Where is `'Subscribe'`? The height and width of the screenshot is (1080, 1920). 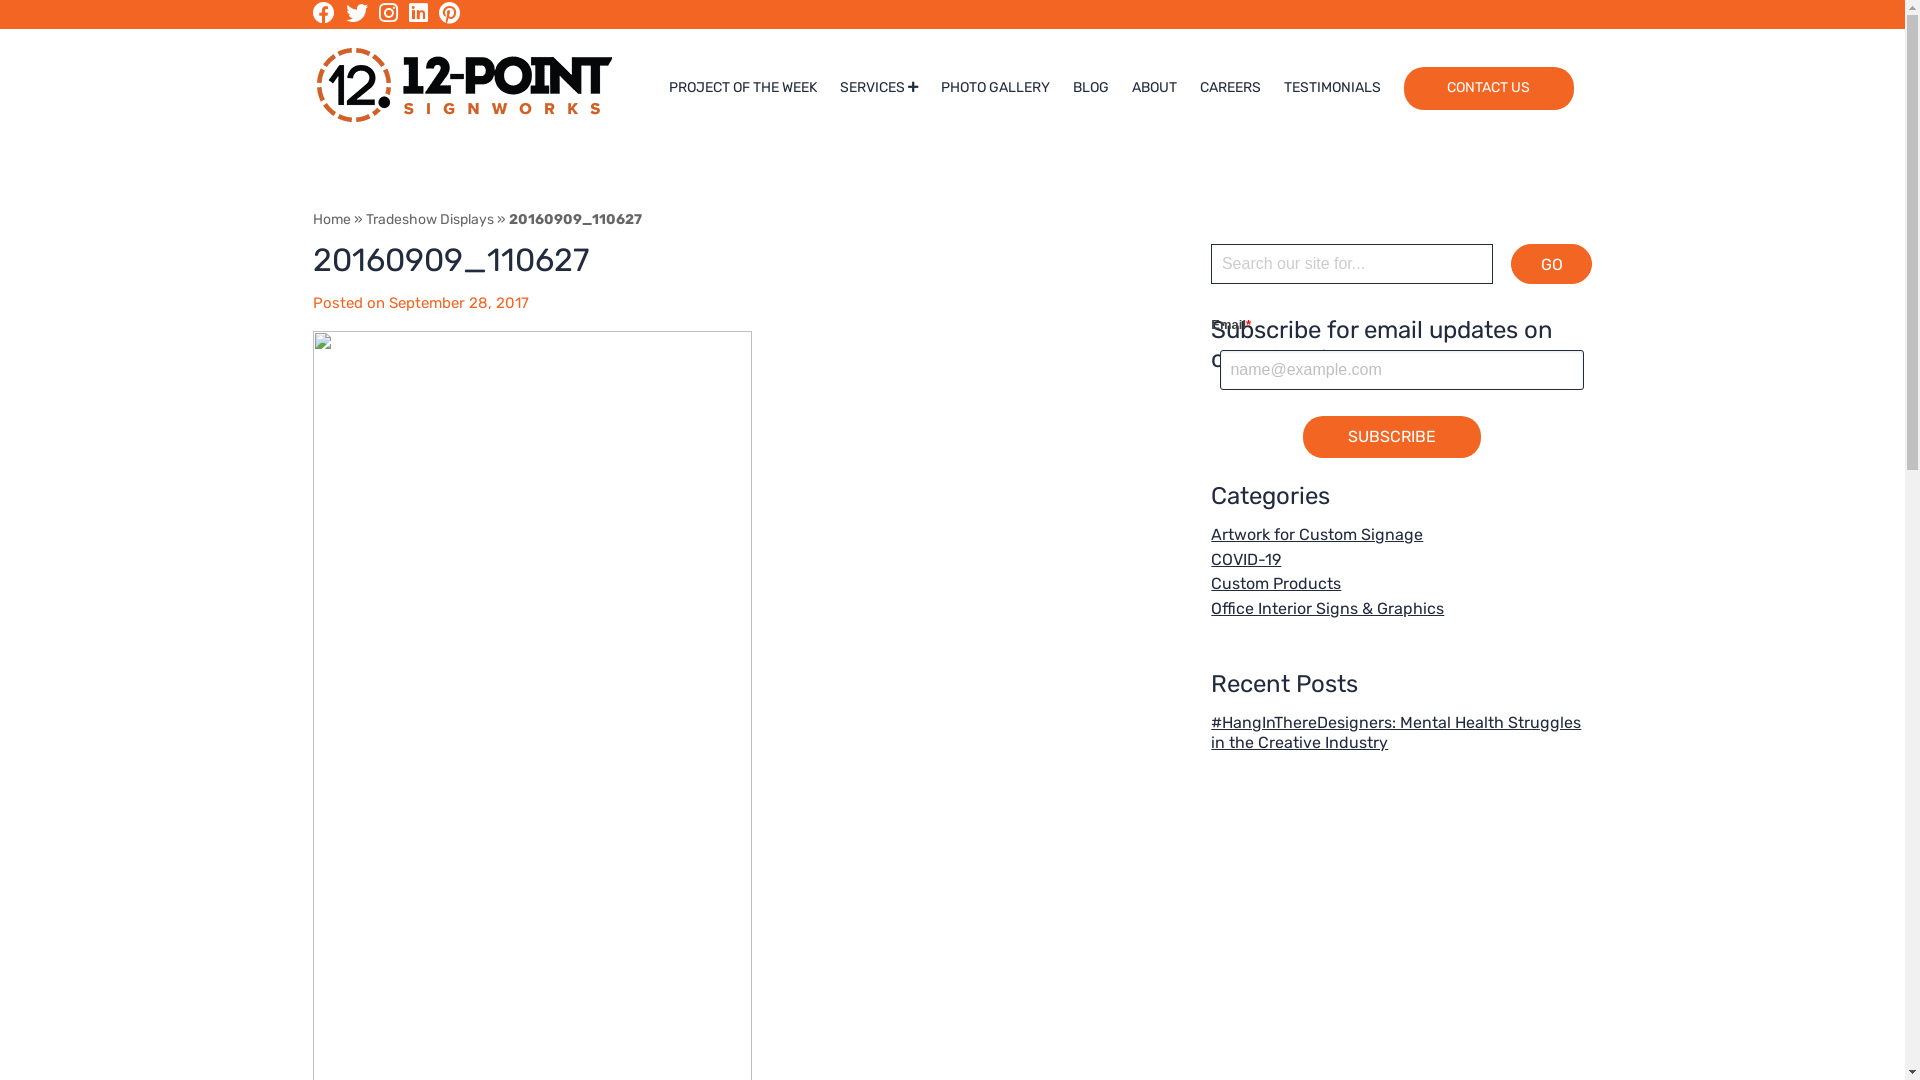 'Subscribe' is located at coordinates (1391, 435).